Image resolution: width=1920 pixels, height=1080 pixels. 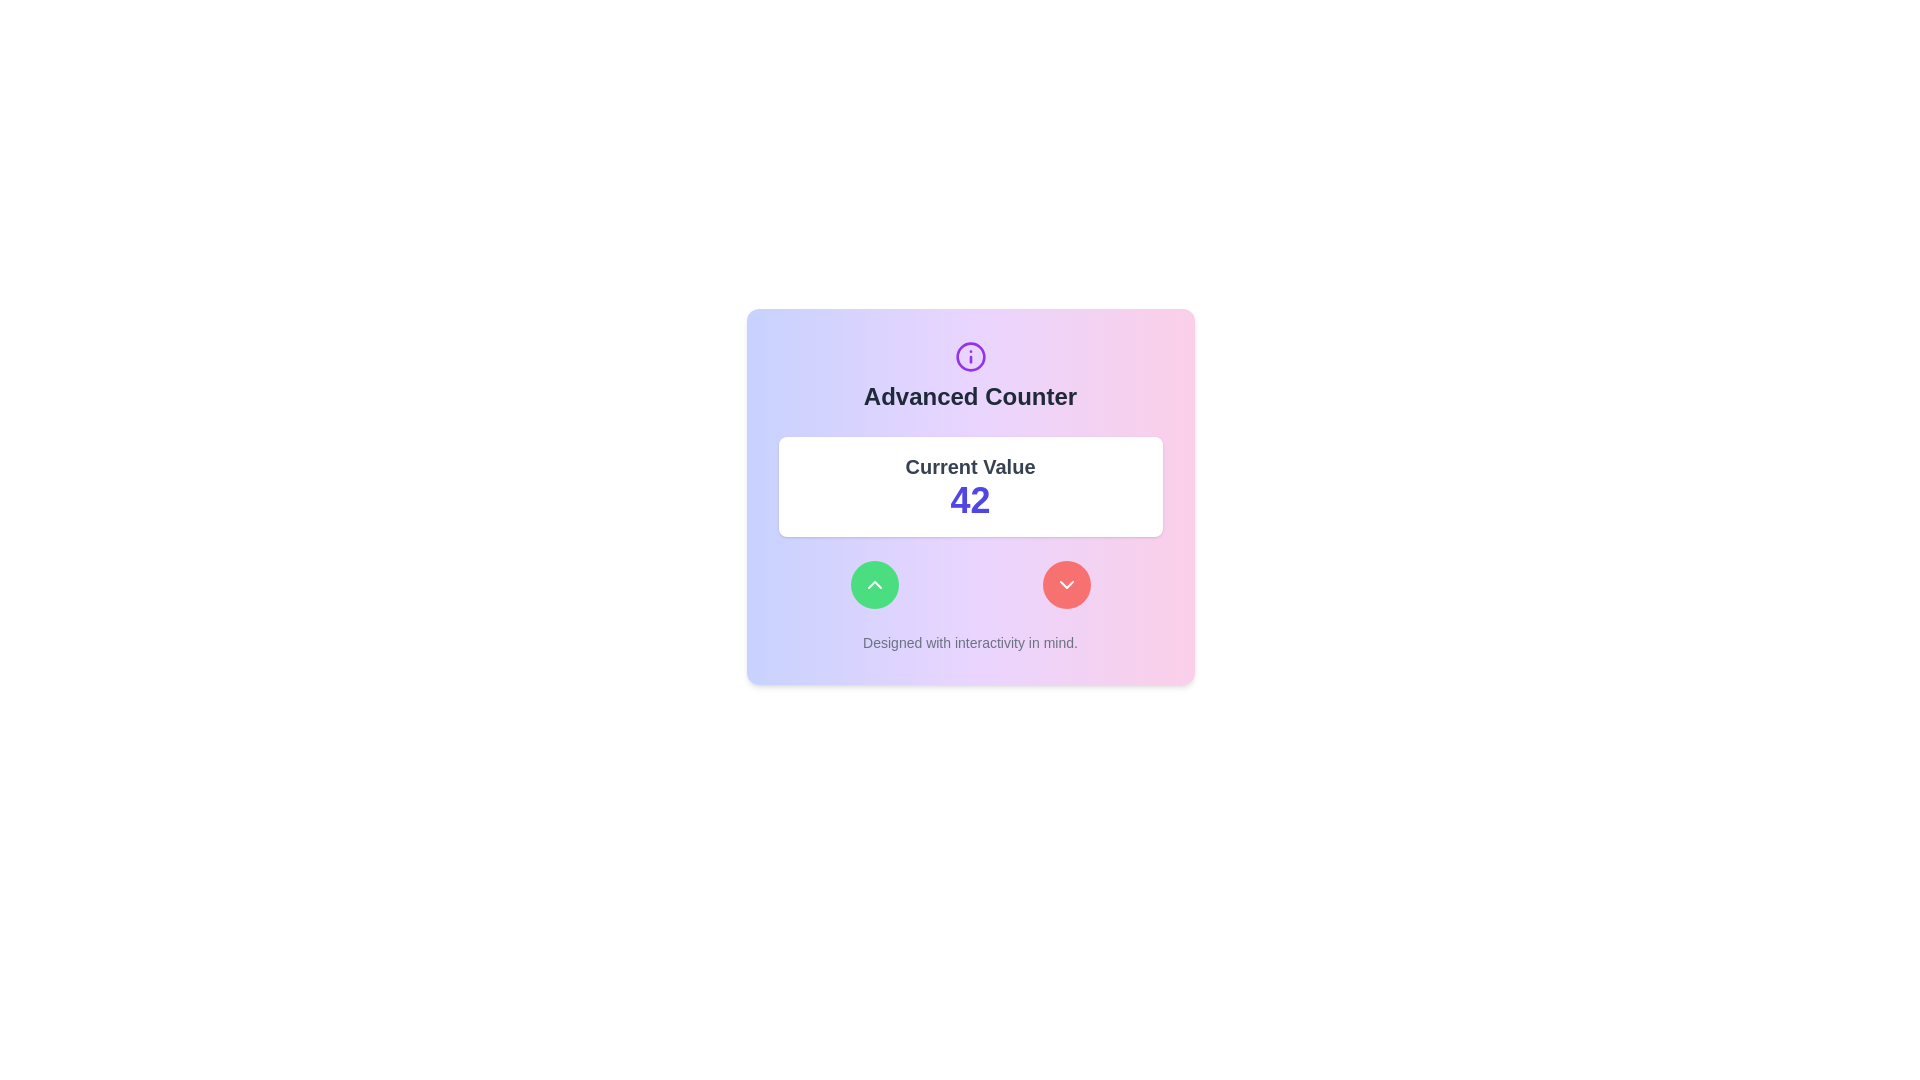 I want to click on the circular decorative component with a purple outline located at the center of the info icon graphic, which is above the 'Advanced Counter' heading, so click(x=970, y=356).